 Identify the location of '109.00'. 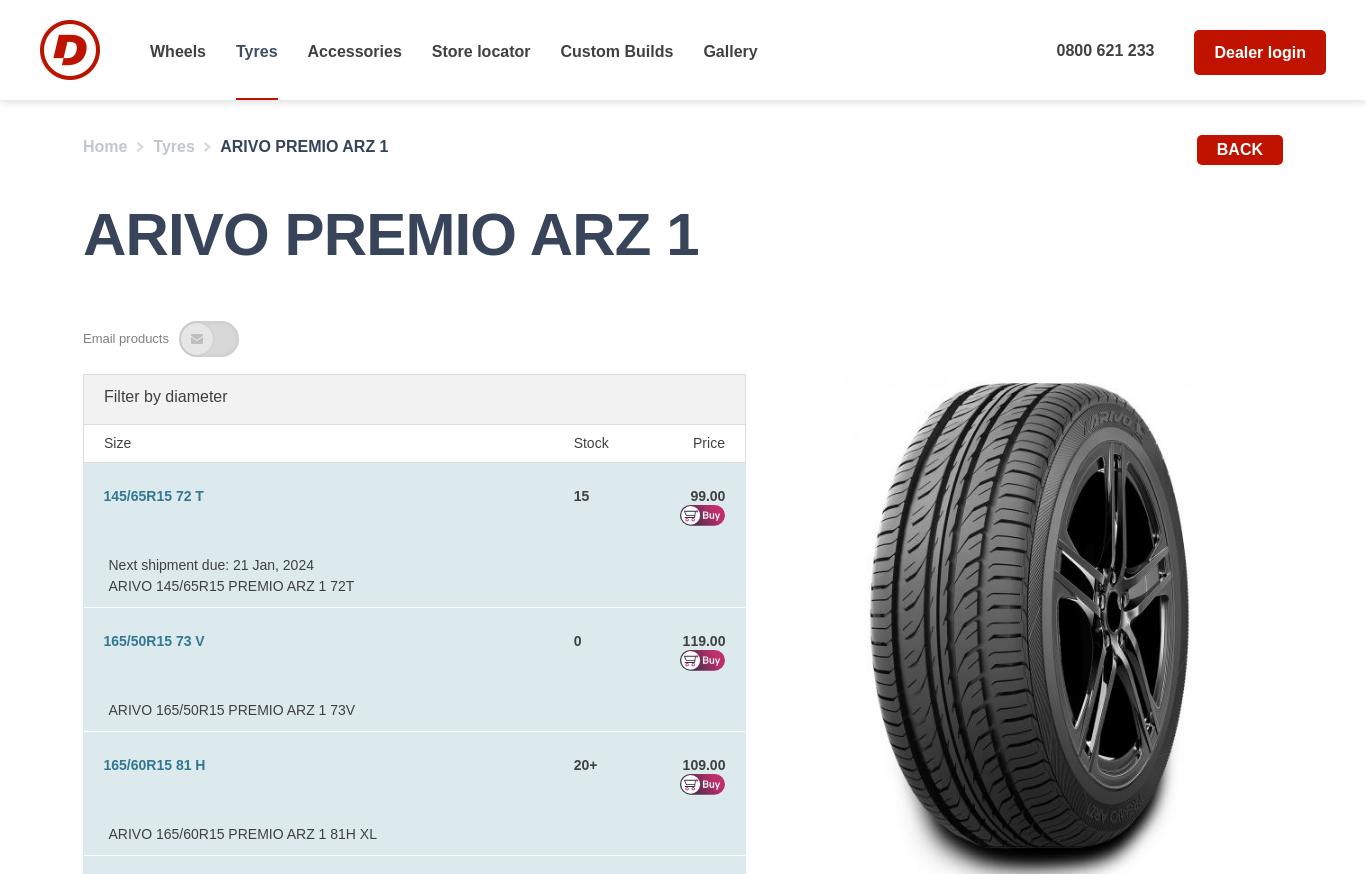
(681, 764).